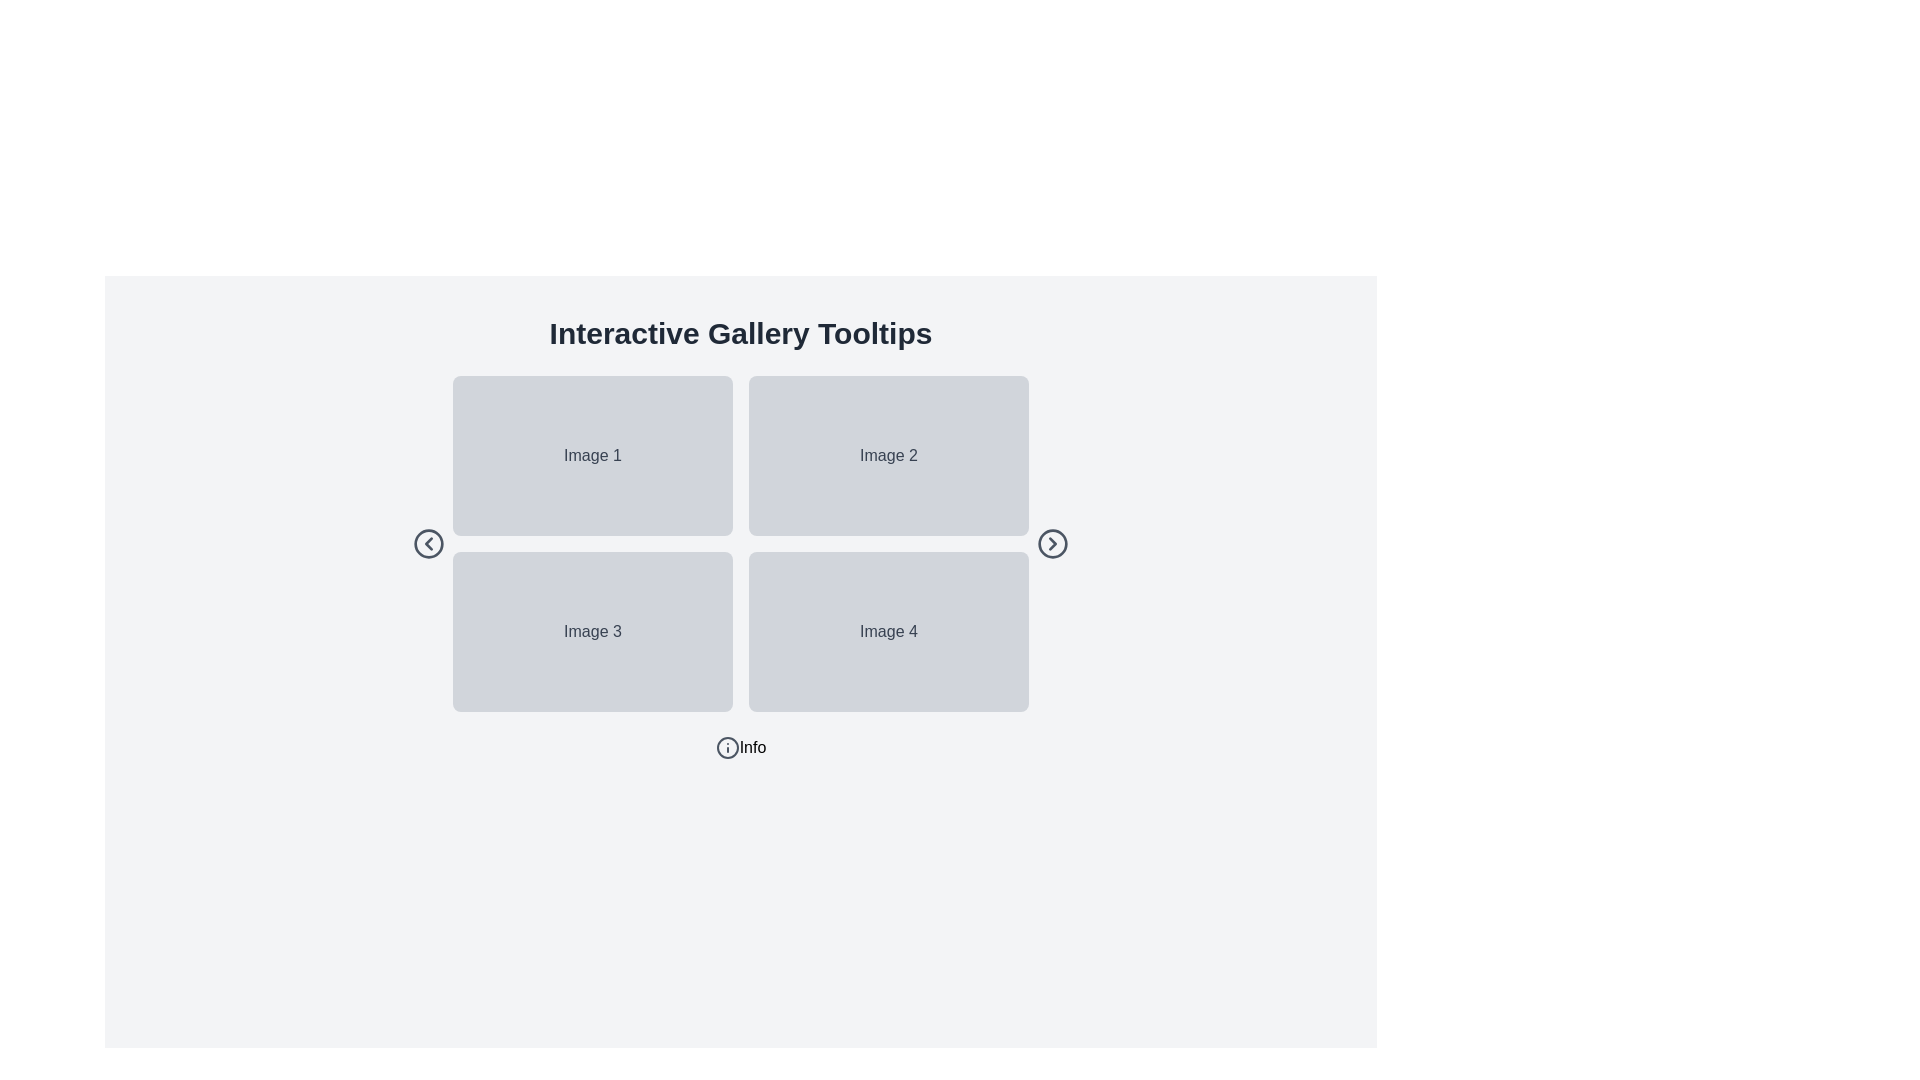 This screenshot has width=1920, height=1080. What do you see at coordinates (1051, 543) in the screenshot?
I see `the circular button with a gray border and rightward-facing chevron` at bounding box center [1051, 543].